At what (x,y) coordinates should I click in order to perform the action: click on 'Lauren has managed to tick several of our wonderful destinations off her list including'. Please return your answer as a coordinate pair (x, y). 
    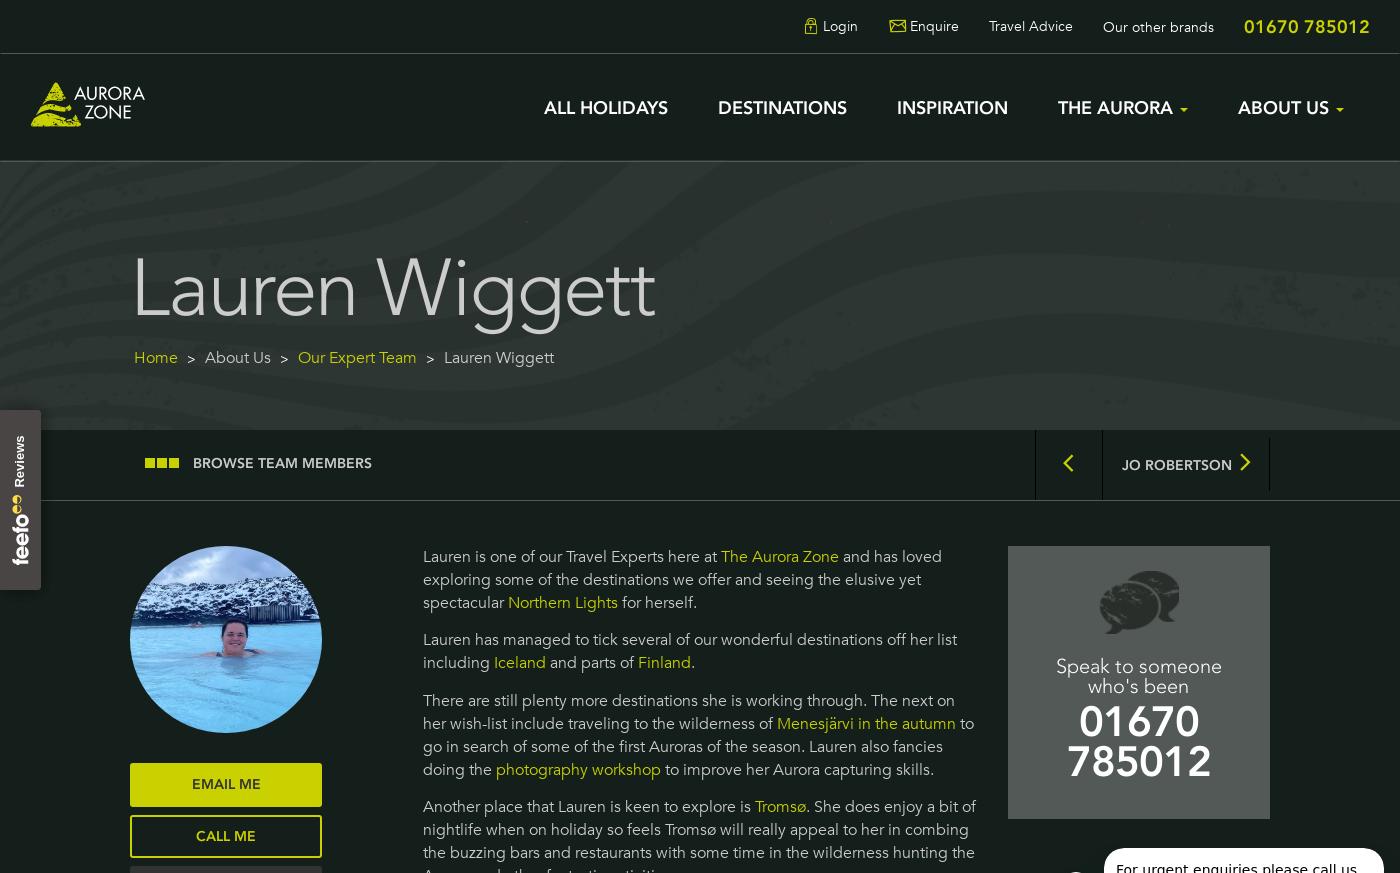
    Looking at the image, I should click on (688, 651).